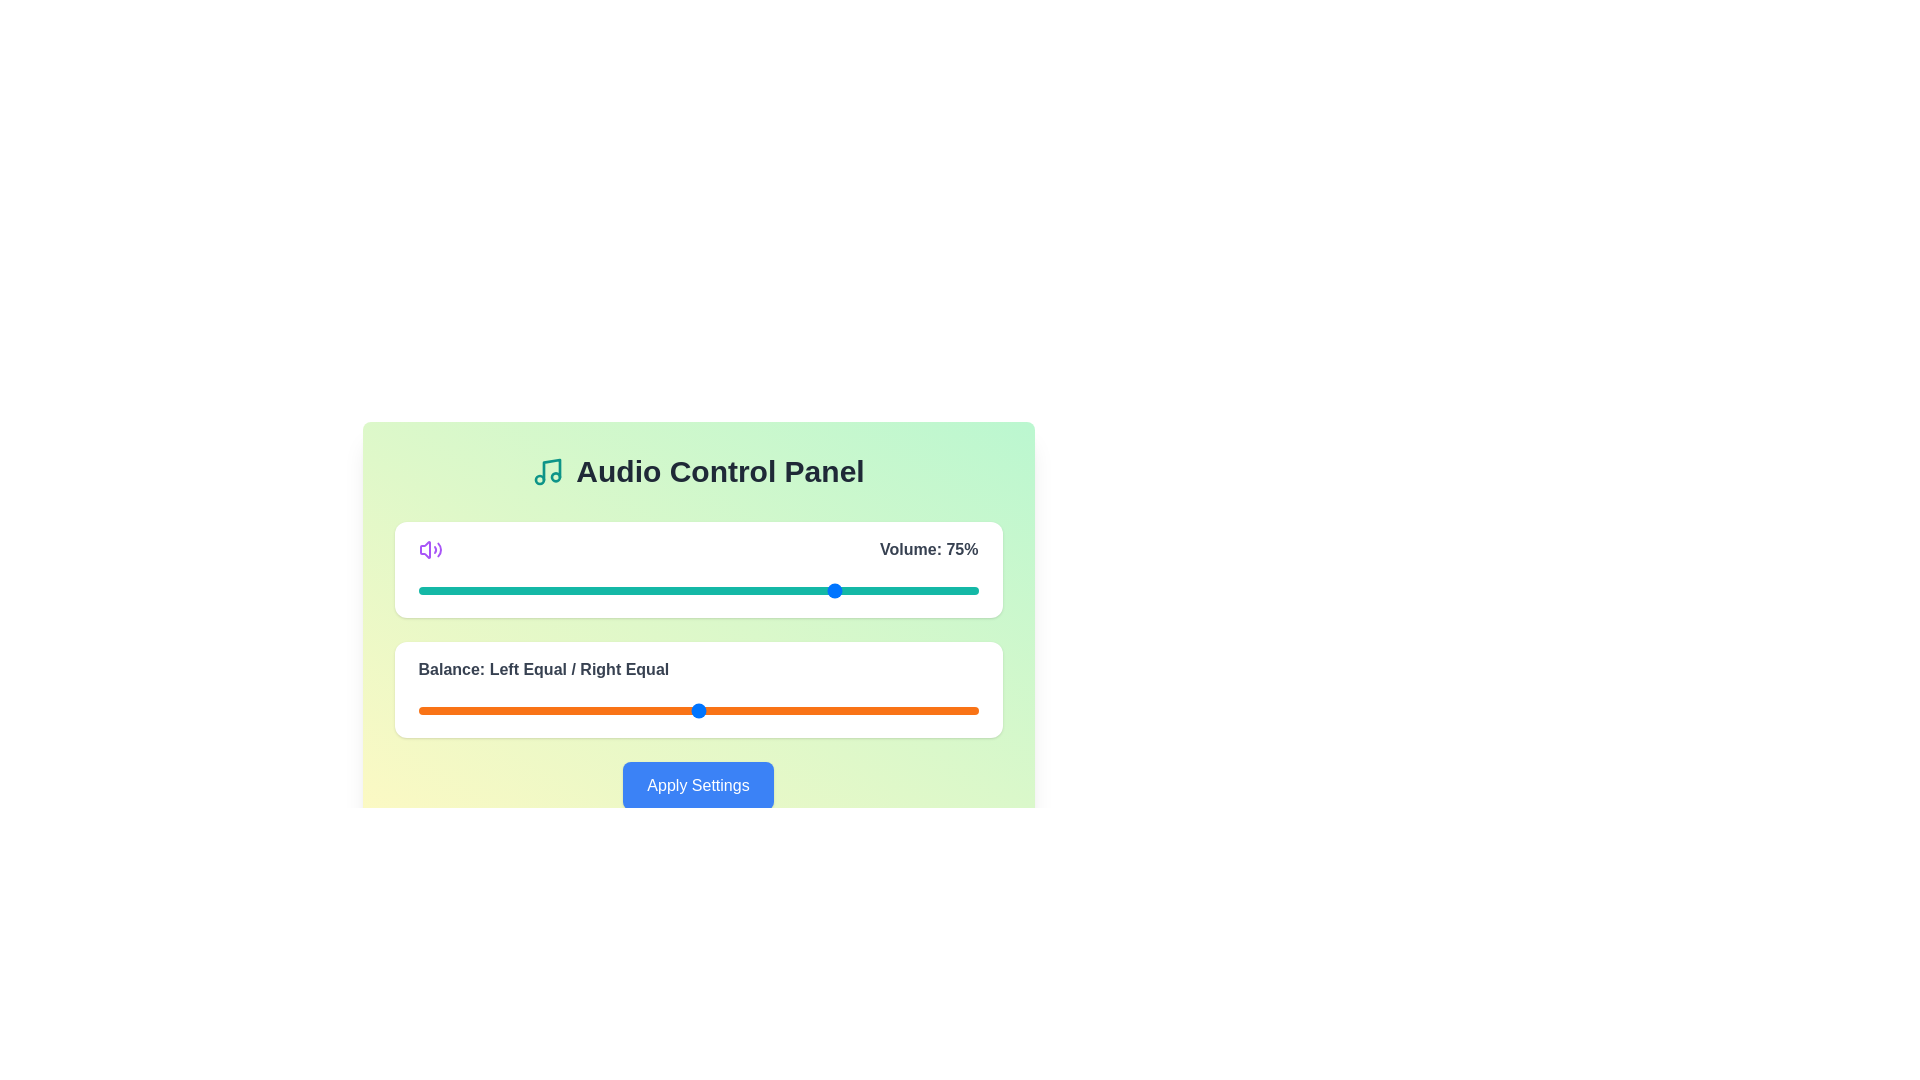 The width and height of the screenshot is (1920, 1080). What do you see at coordinates (653, 589) in the screenshot?
I see `the volume slider to 42 percent` at bounding box center [653, 589].